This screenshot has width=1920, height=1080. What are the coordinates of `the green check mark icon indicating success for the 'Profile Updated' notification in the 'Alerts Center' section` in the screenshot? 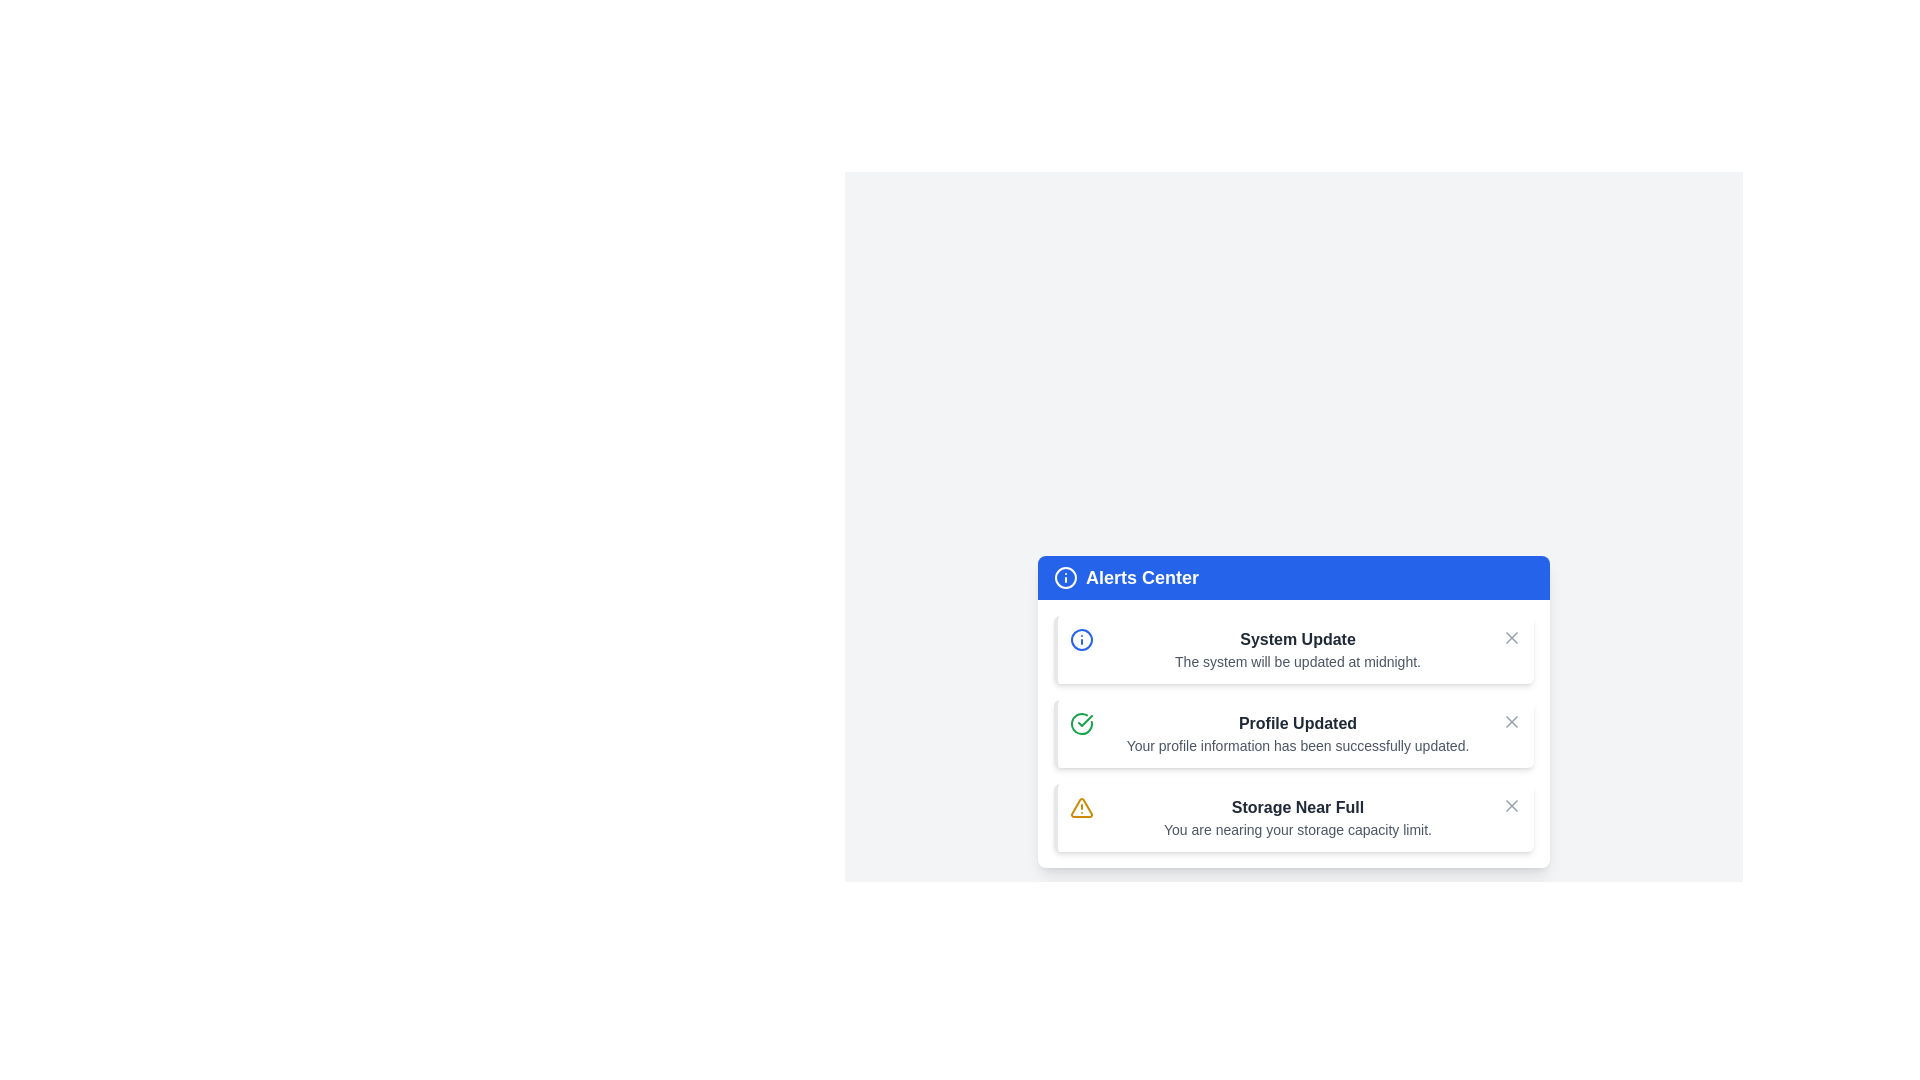 It's located at (1084, 721).